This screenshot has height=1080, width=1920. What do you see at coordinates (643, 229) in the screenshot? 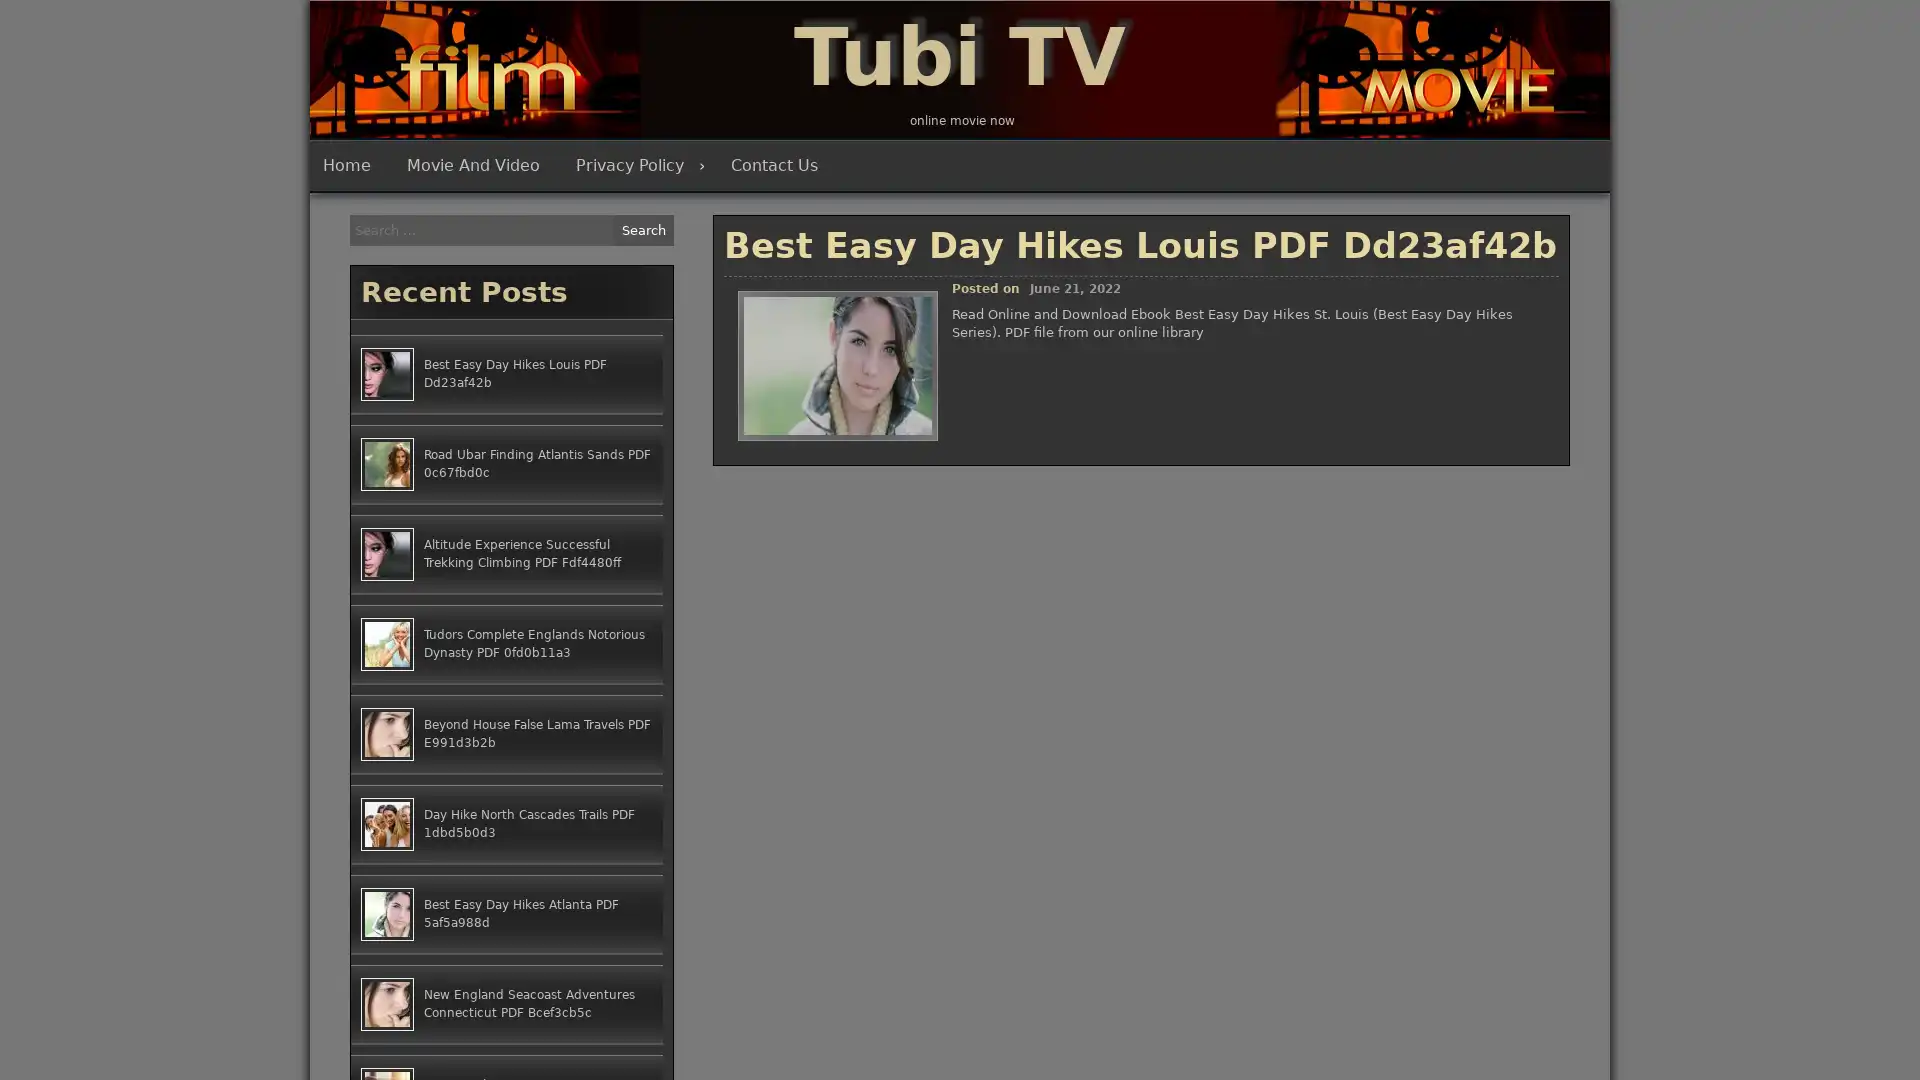
I see `Search` at bounding box center [643, 229].